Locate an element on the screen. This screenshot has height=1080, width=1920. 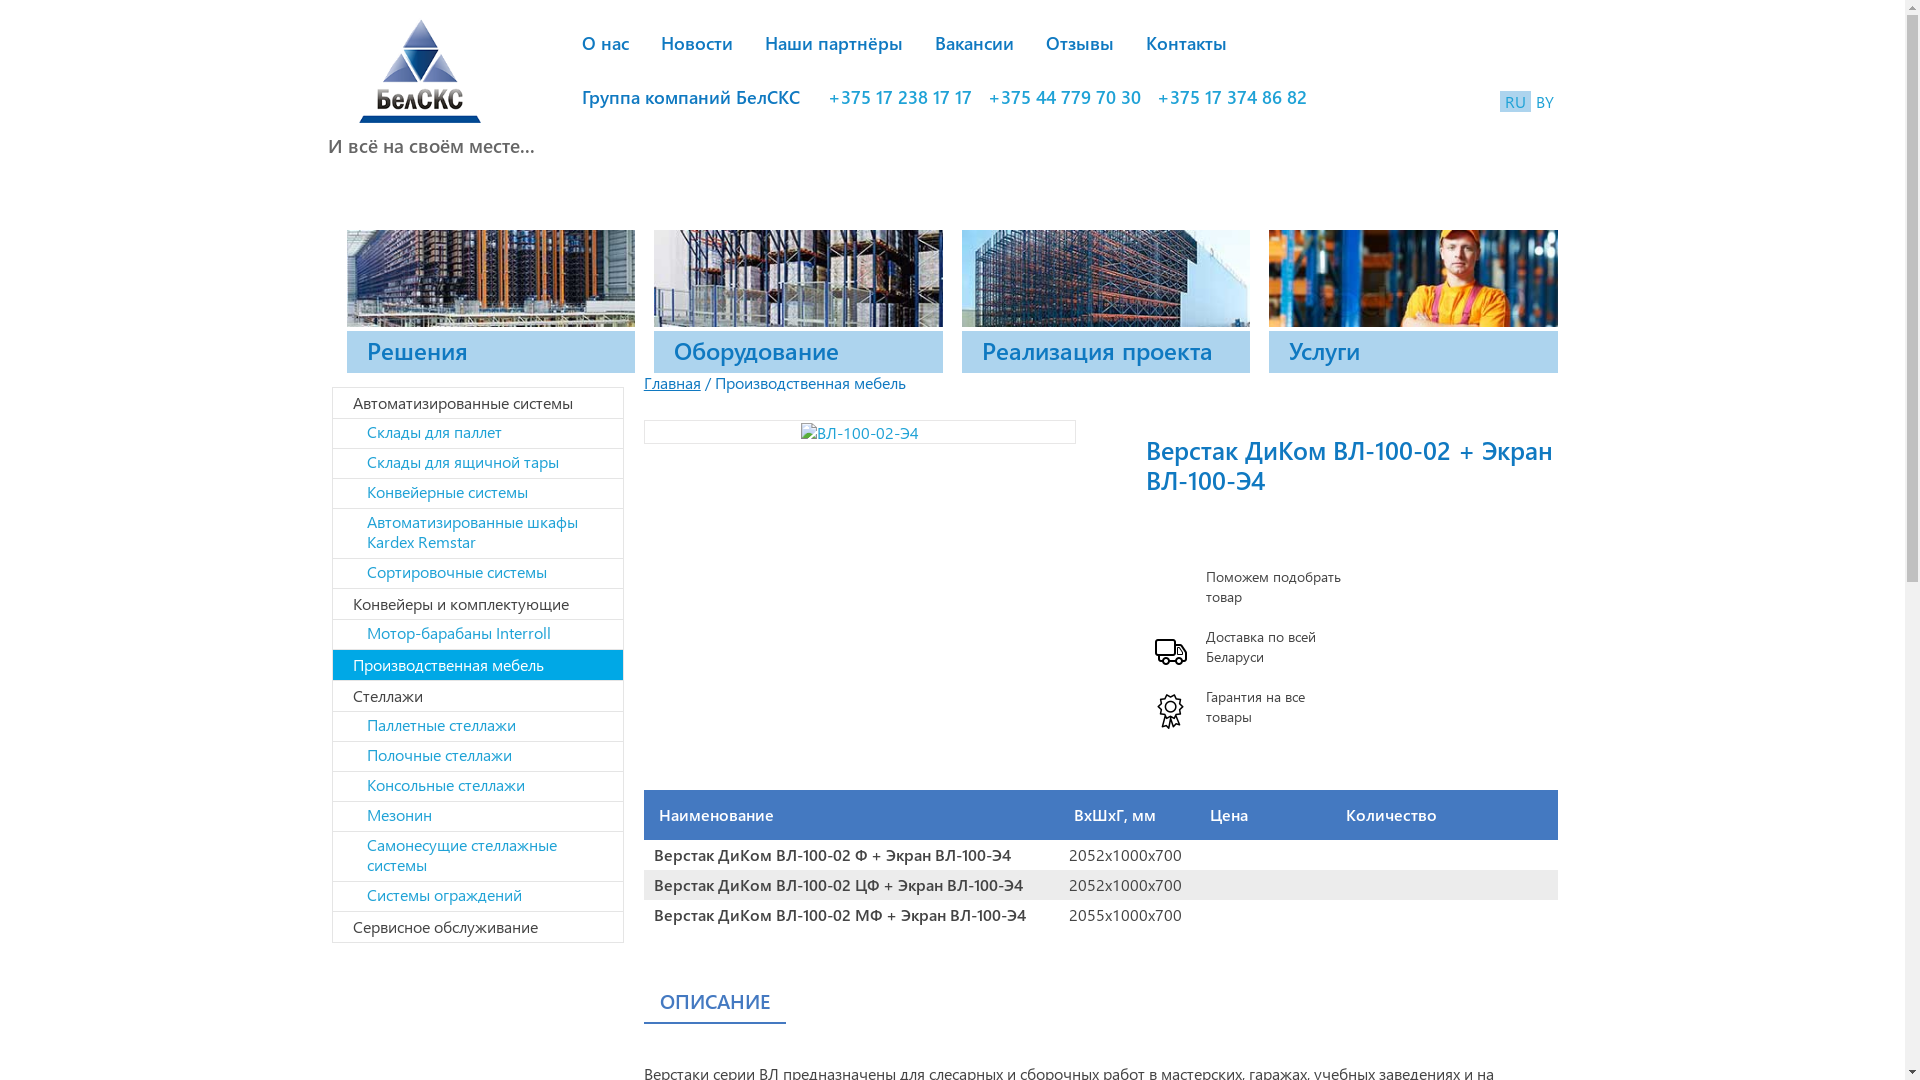
'+375 17 238 17 17' is located at coordinates (828, 96).